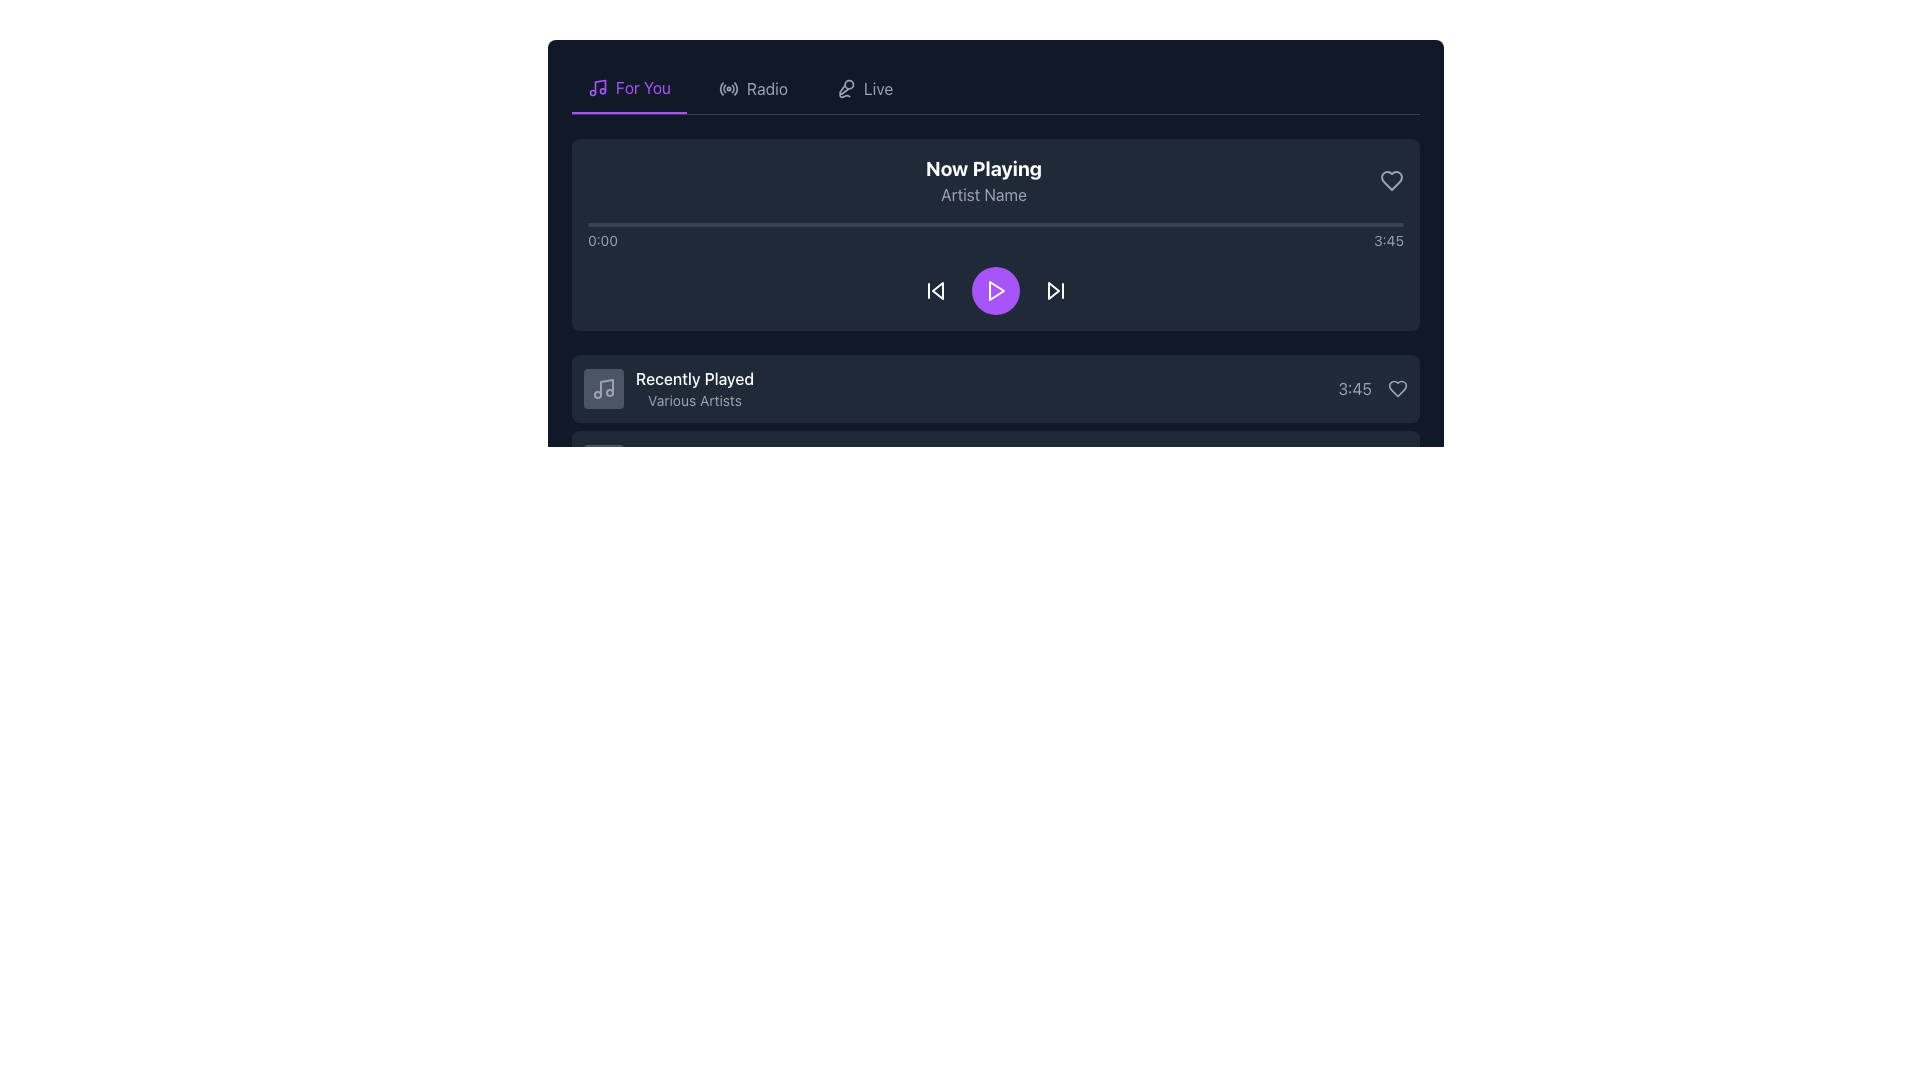 Image resolution: width=1920 pixels, height=1080 pixels. I want to click on the first list item element representing a recently played music item, which displays the title and artist's information in the lower section of the music player interface, so click(669, 389).